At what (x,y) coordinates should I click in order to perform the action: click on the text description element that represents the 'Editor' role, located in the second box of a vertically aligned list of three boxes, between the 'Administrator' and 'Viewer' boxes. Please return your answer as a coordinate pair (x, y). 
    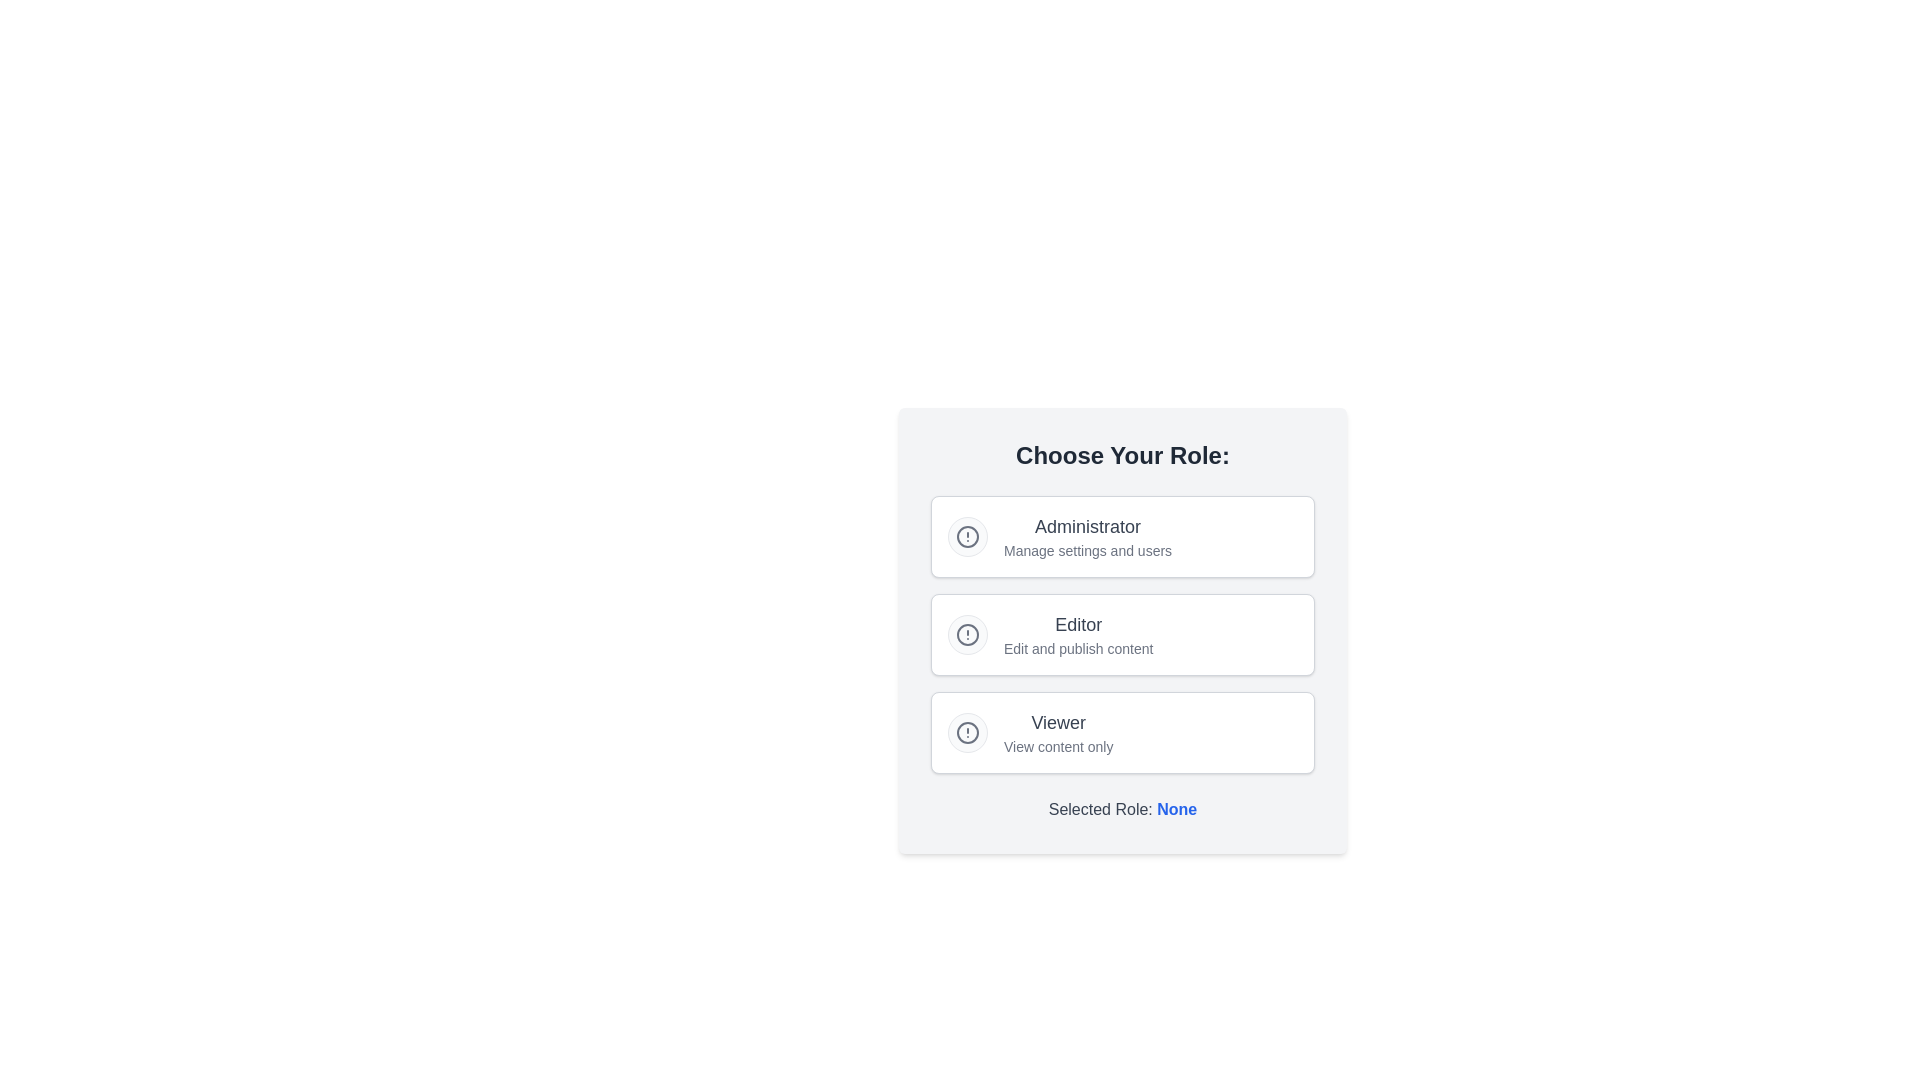
    Looking at the image, I should click on (1077, 635).